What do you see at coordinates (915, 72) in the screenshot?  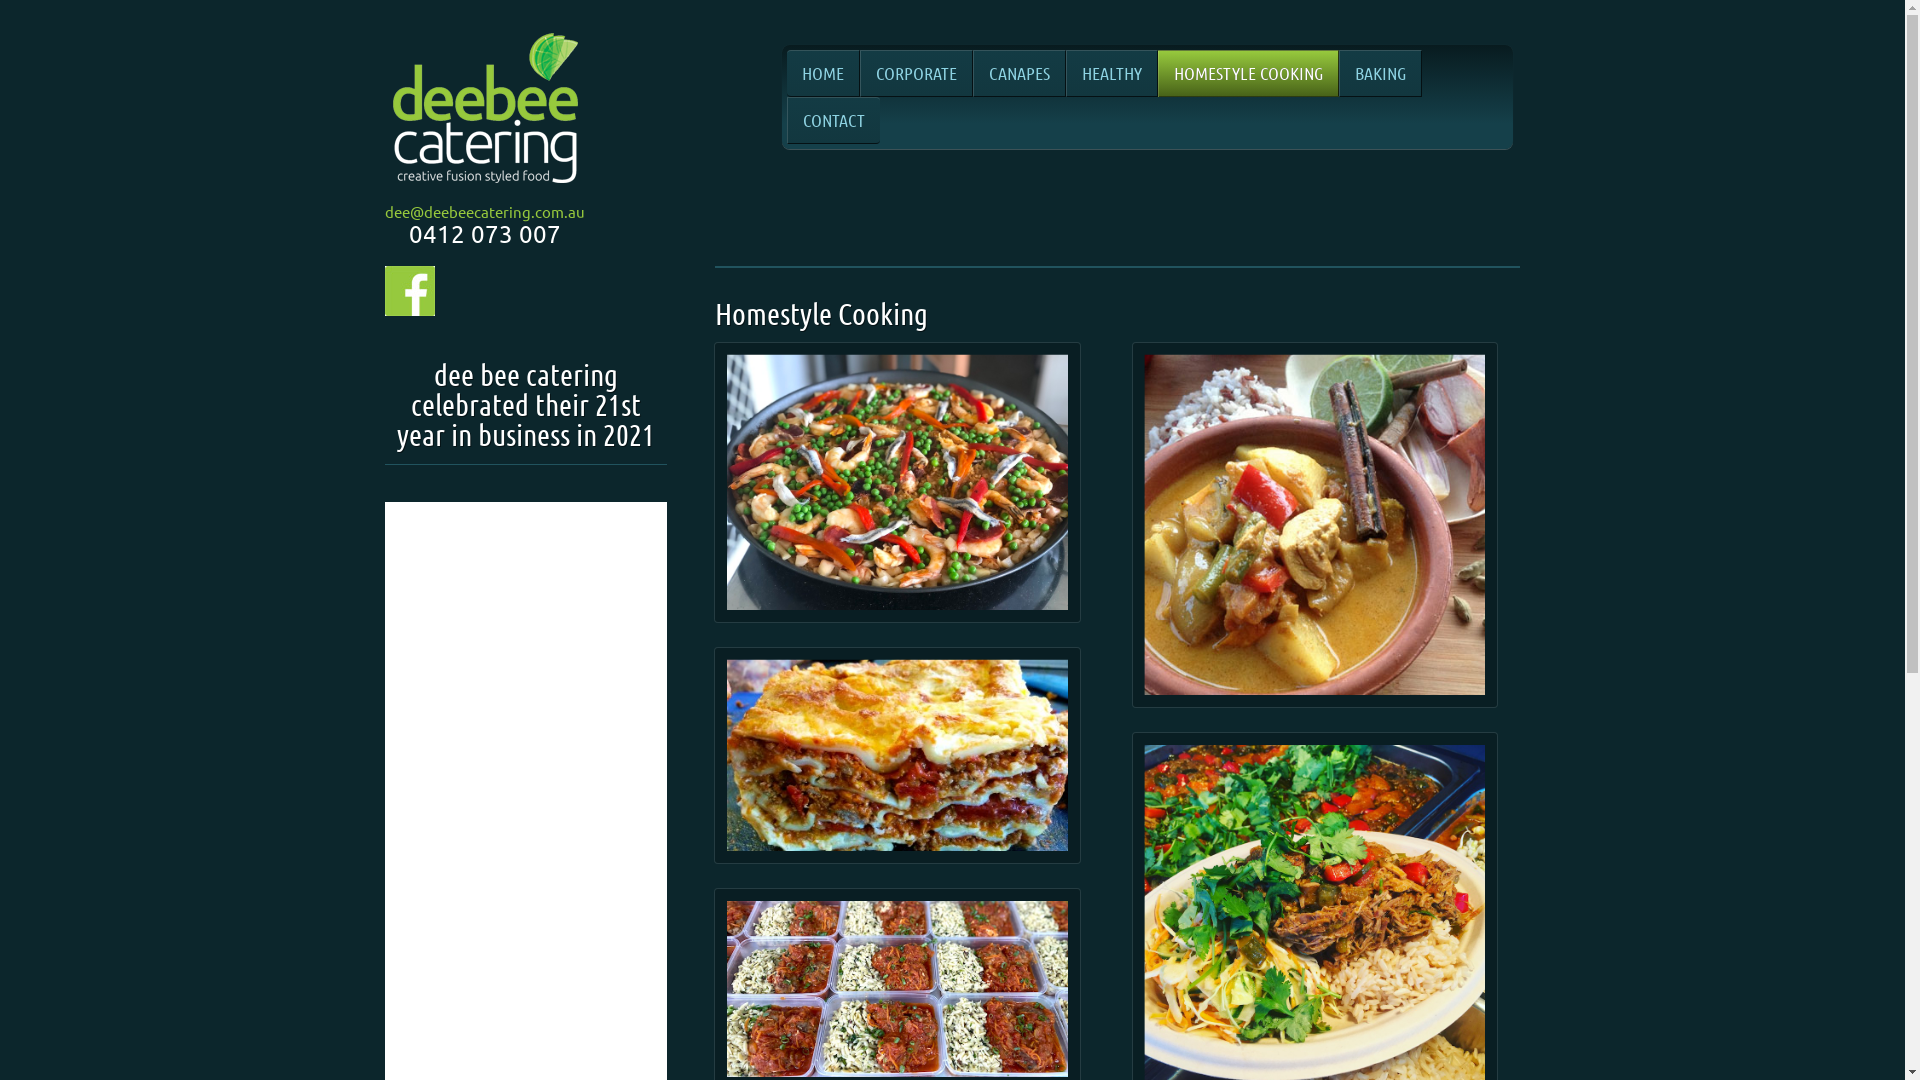 I see `'CORPORATE'` at bounding box center [915, 72].